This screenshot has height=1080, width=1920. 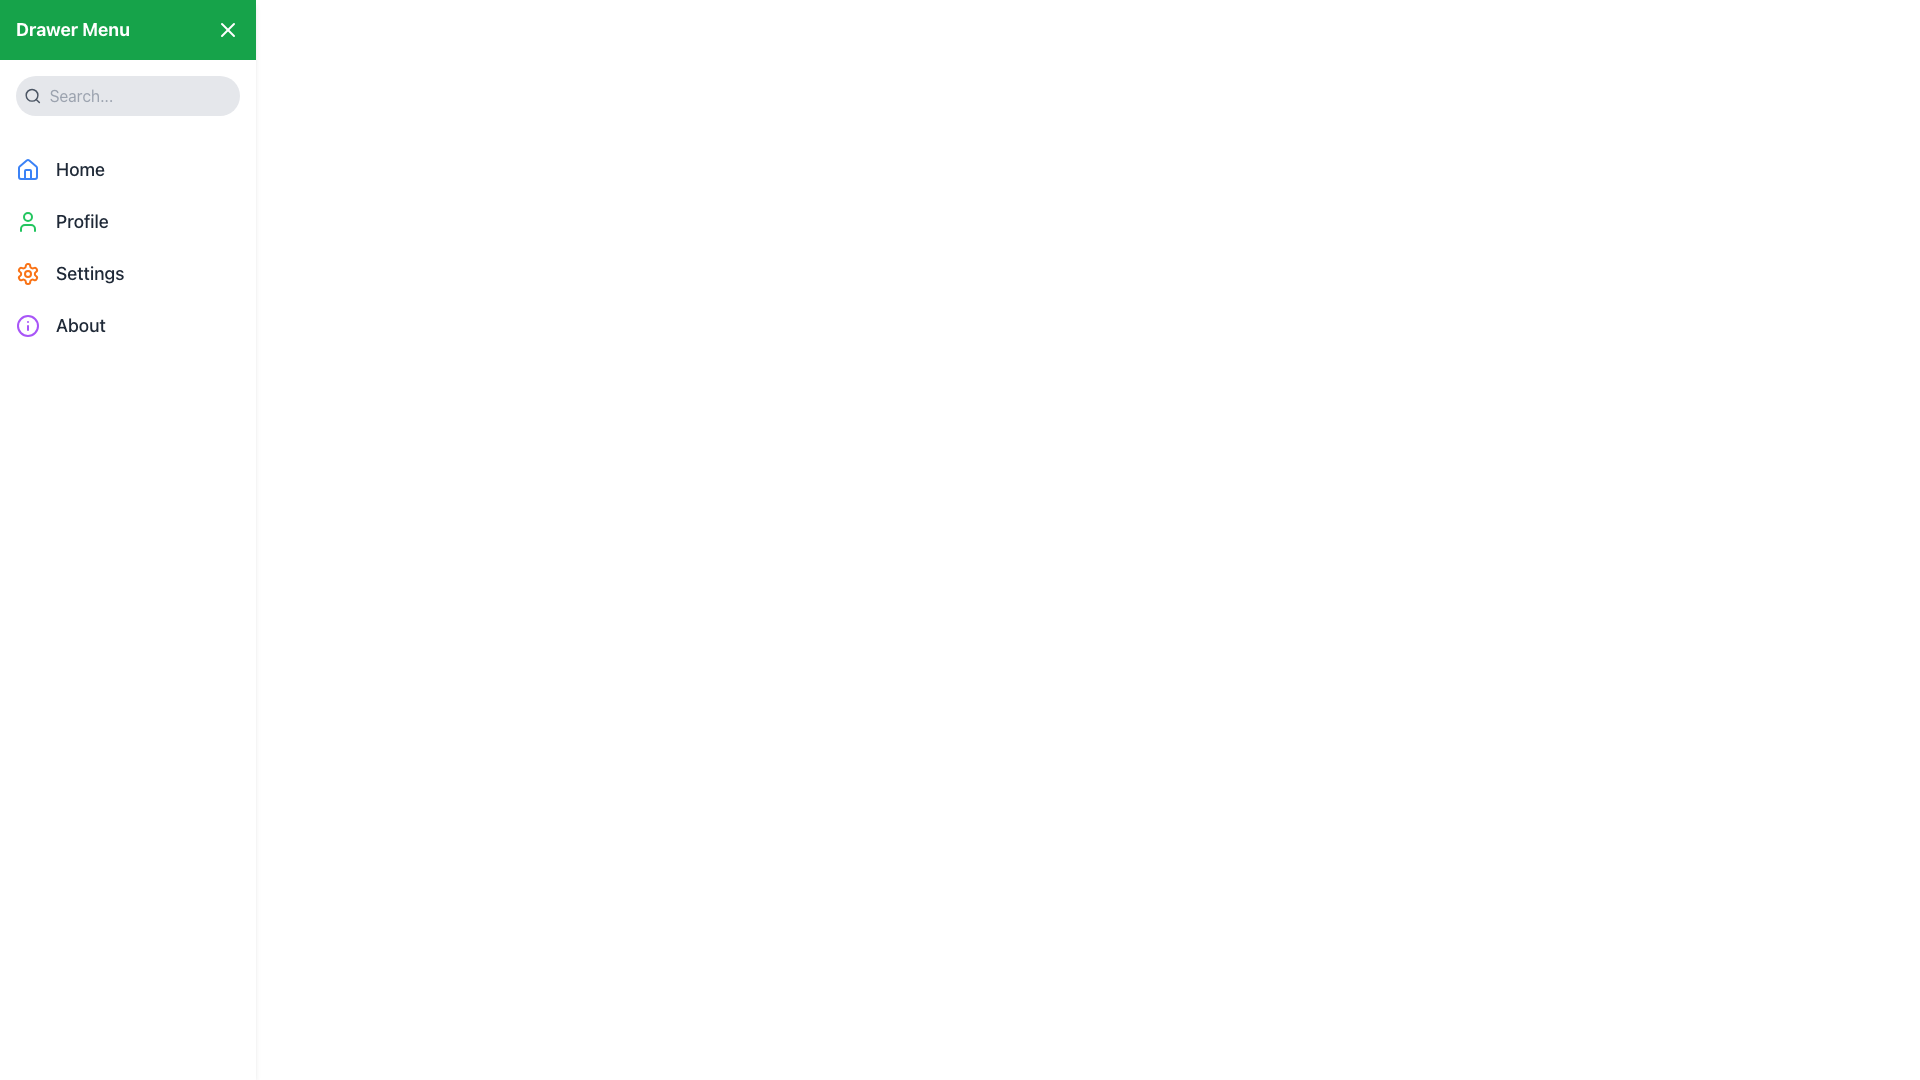 What do you see at coordinates (28, 222) in the screenshot?
I see `the user profile icon, which is a compact SVG-based icon with a green stroke color located to the left of the 'Profile' text label in a vertically structured menu` at bounding box center [28, 222].